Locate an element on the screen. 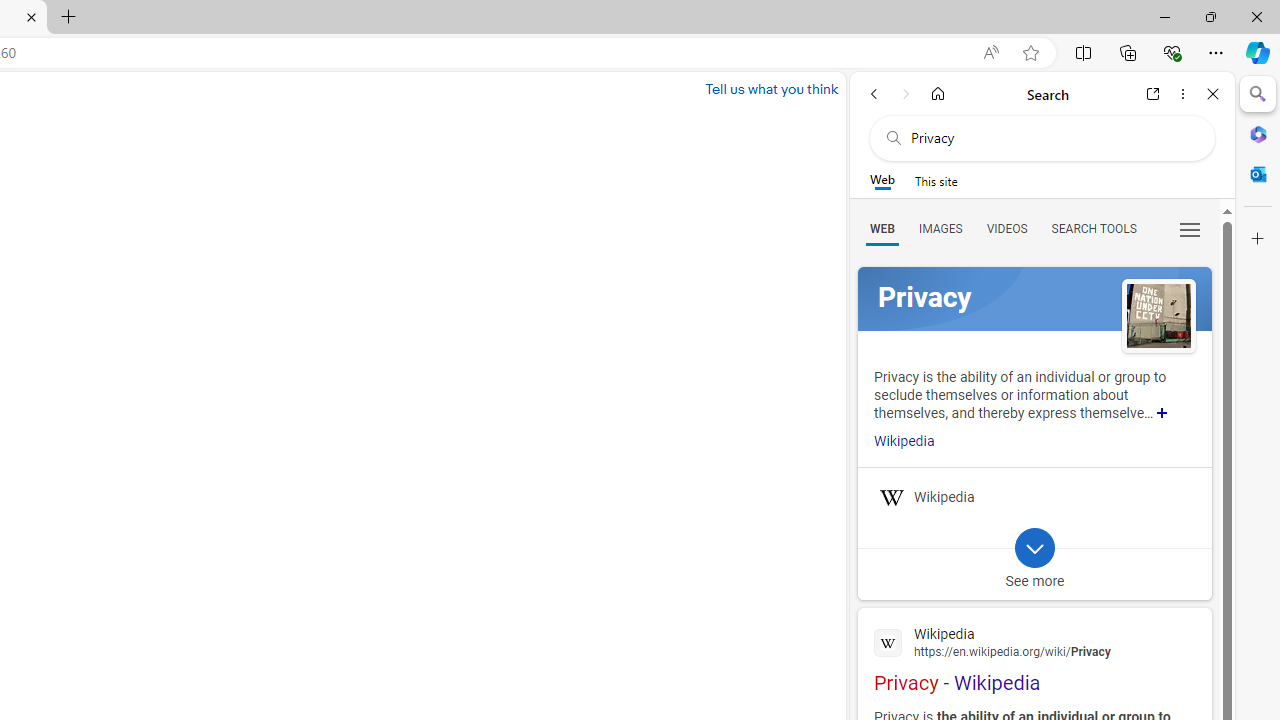 The image size is (1280, 720). 'Search the web' is located at coordinates (1051, 137).